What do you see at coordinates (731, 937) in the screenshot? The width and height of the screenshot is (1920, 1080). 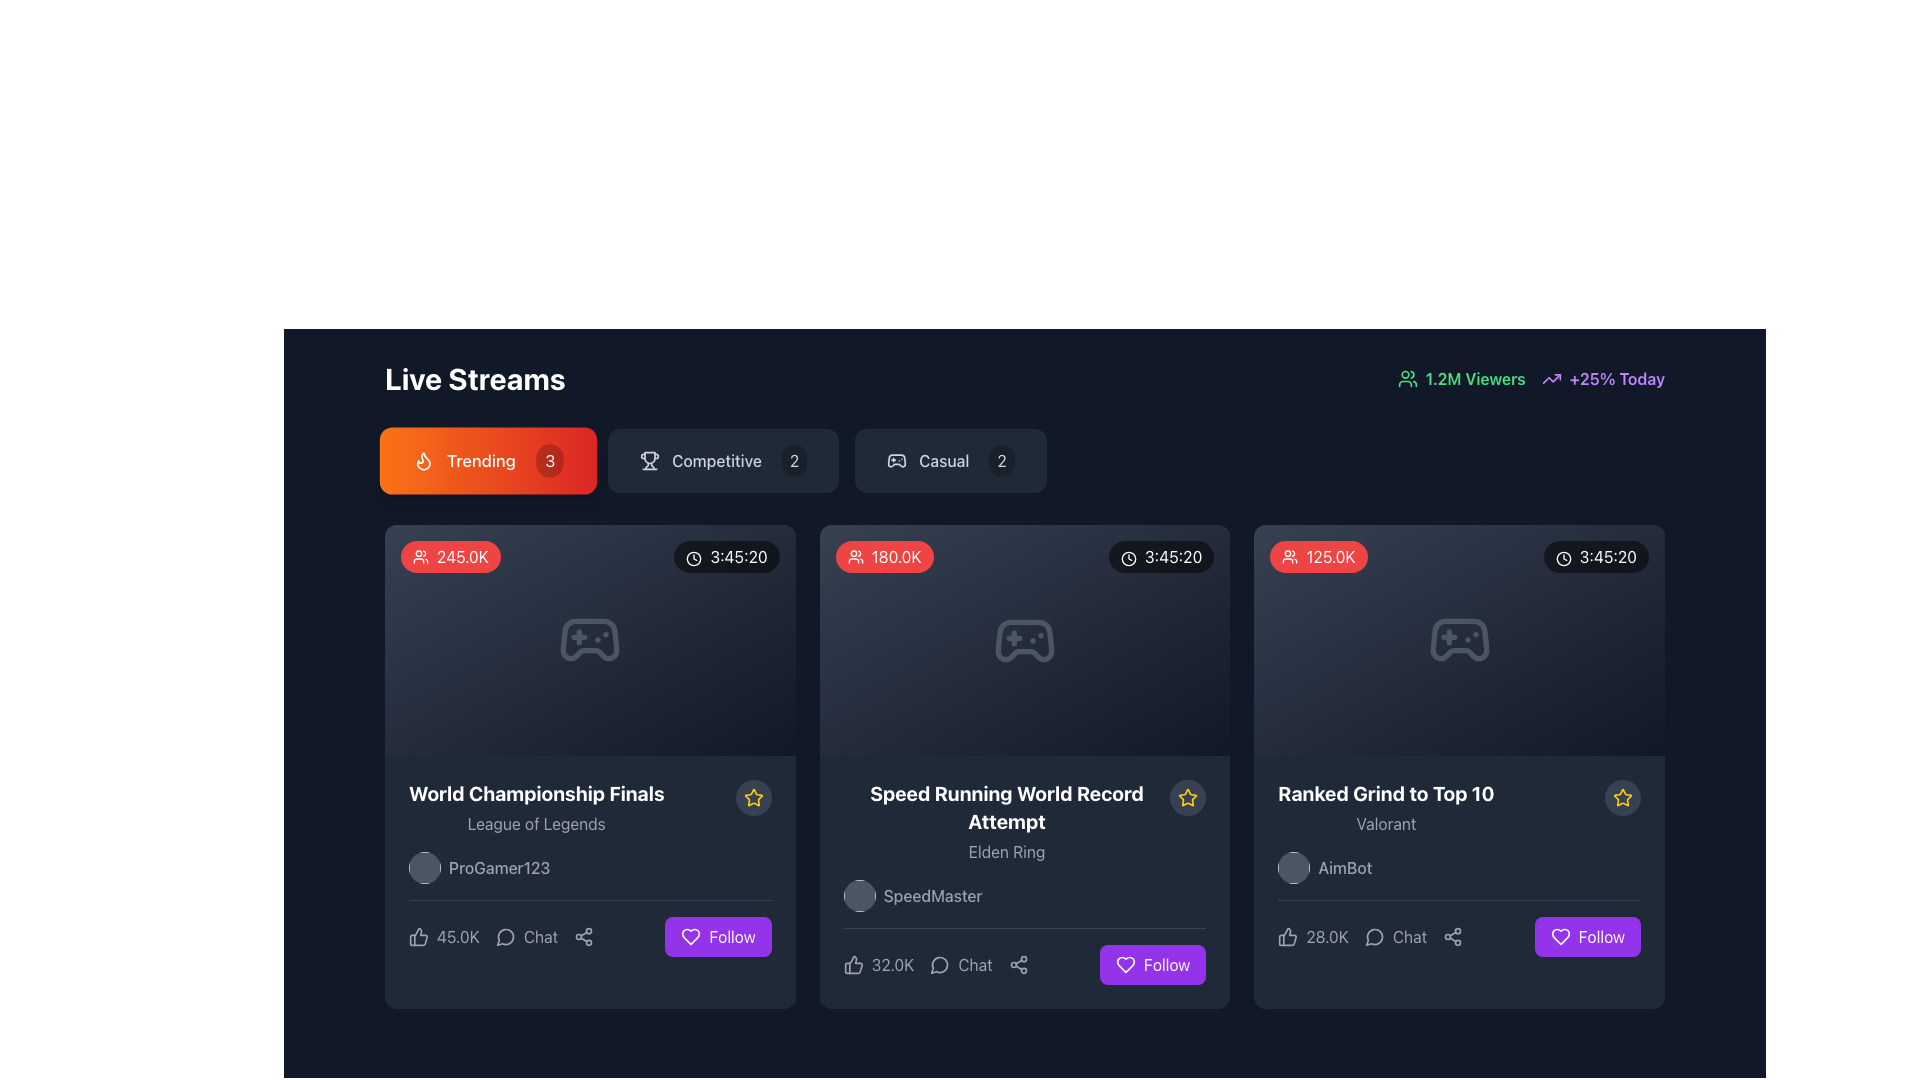 I see `the 'Follow' text label styled with a bold, white font on a purple button located at the bottom right of a card layout to follow the associated content or user` at bounding box center [731, 937].